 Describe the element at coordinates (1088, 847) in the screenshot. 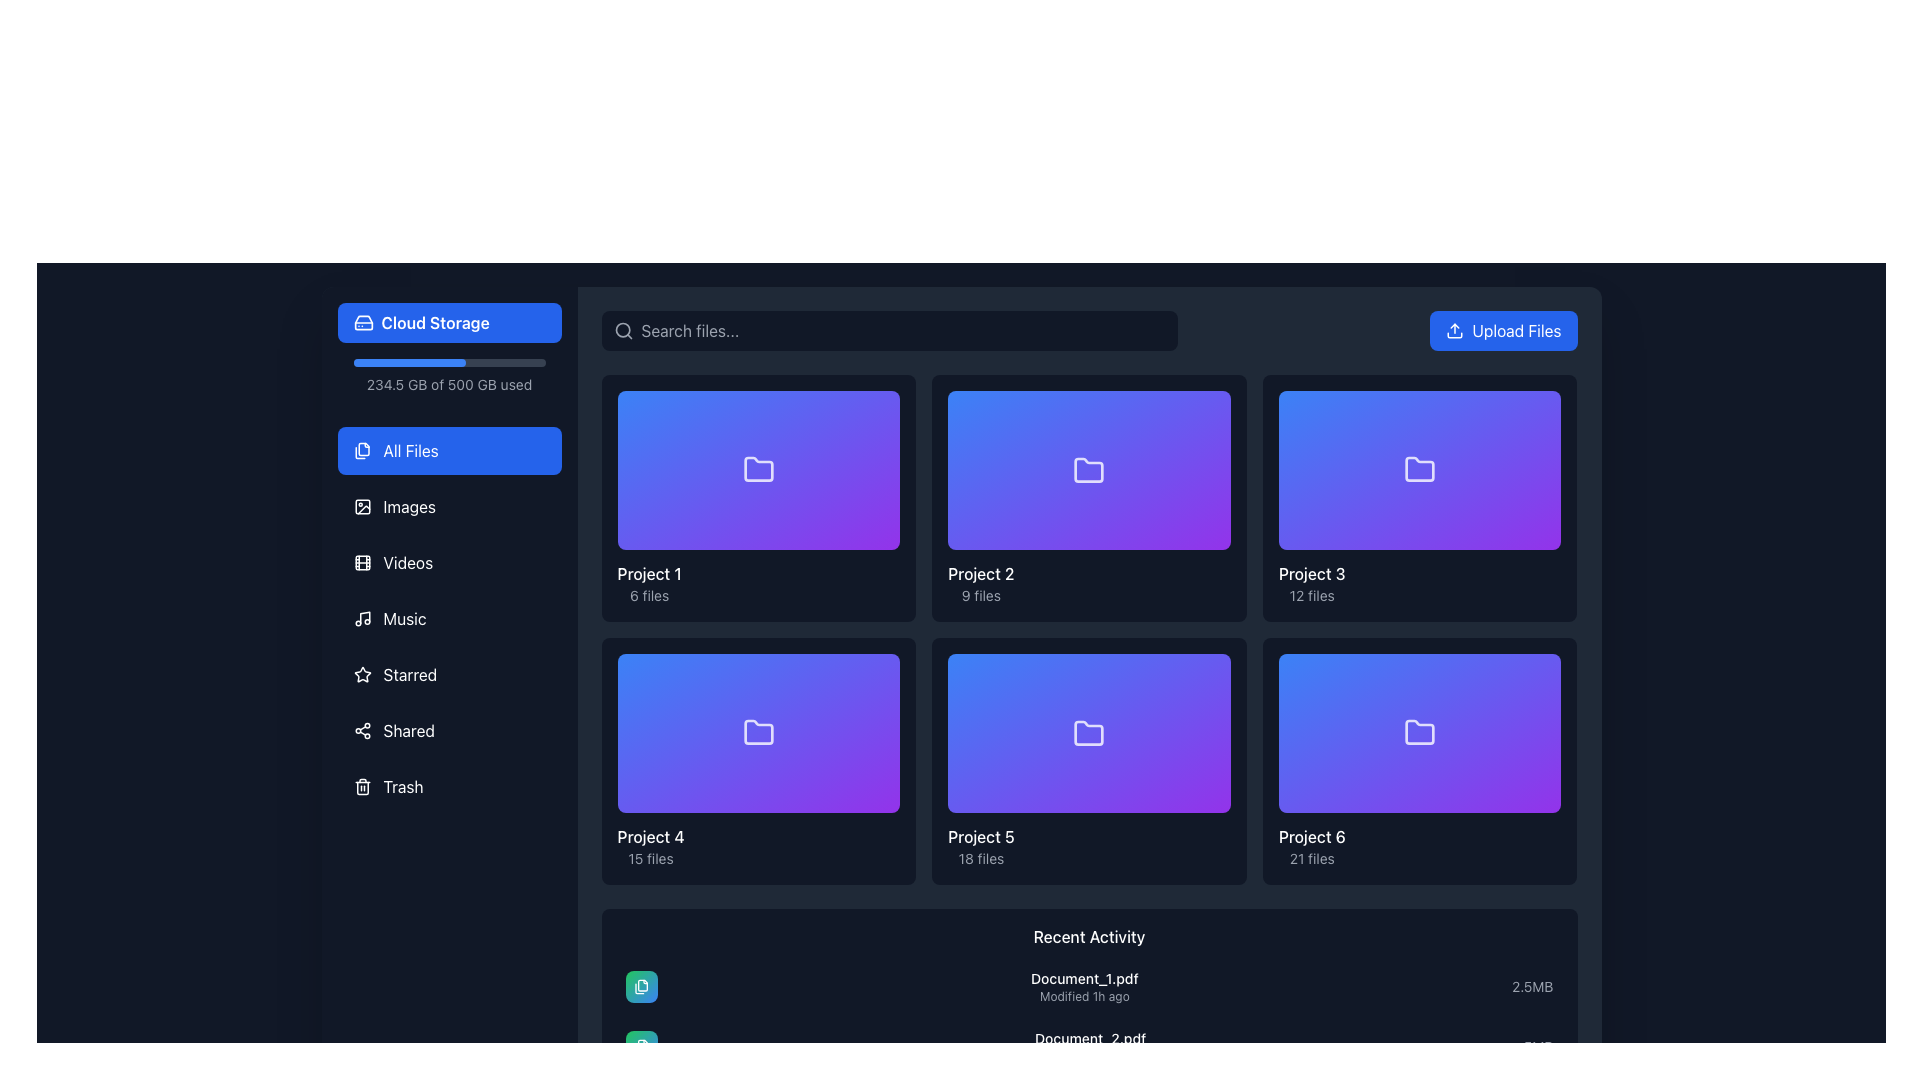

I see `the Textual Information Block displaying the title 'Project 5' and subtitle '18 files' located in the sixth card of the content grid` at that location.